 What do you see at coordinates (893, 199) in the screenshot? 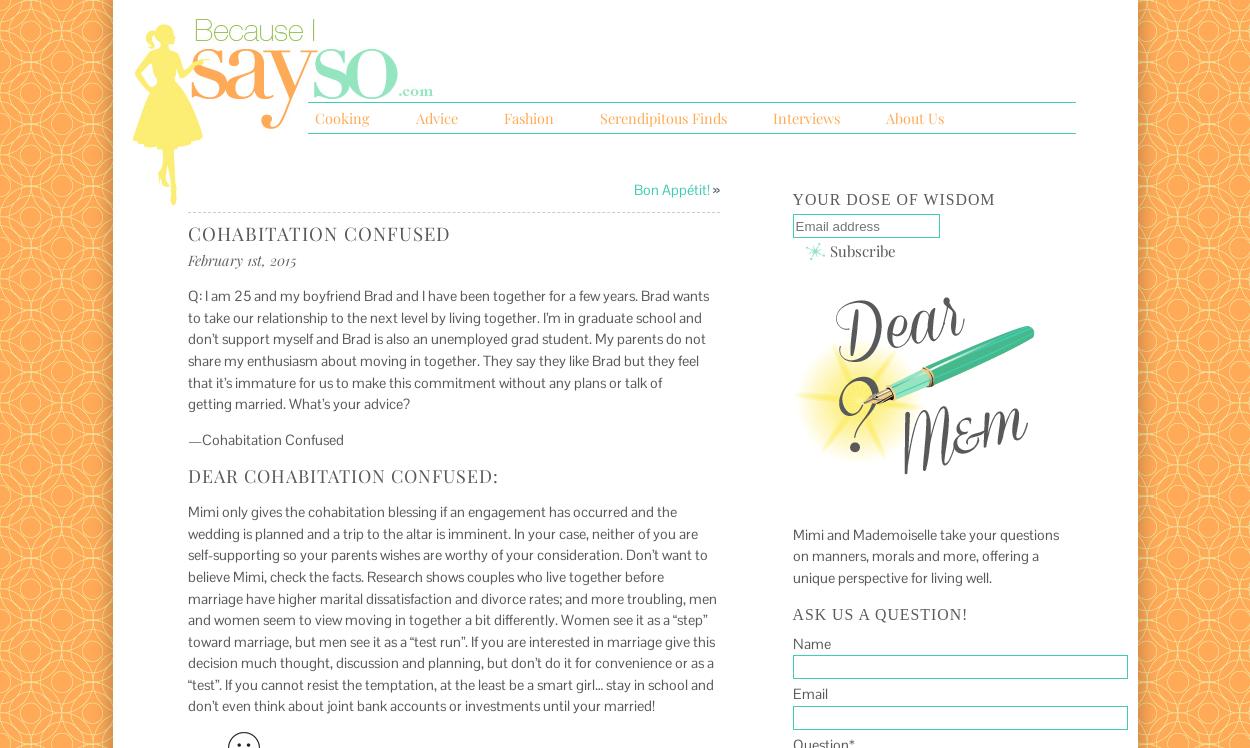
I see `'Your Dose of Wisdom'` at bounding box center [893, 199].